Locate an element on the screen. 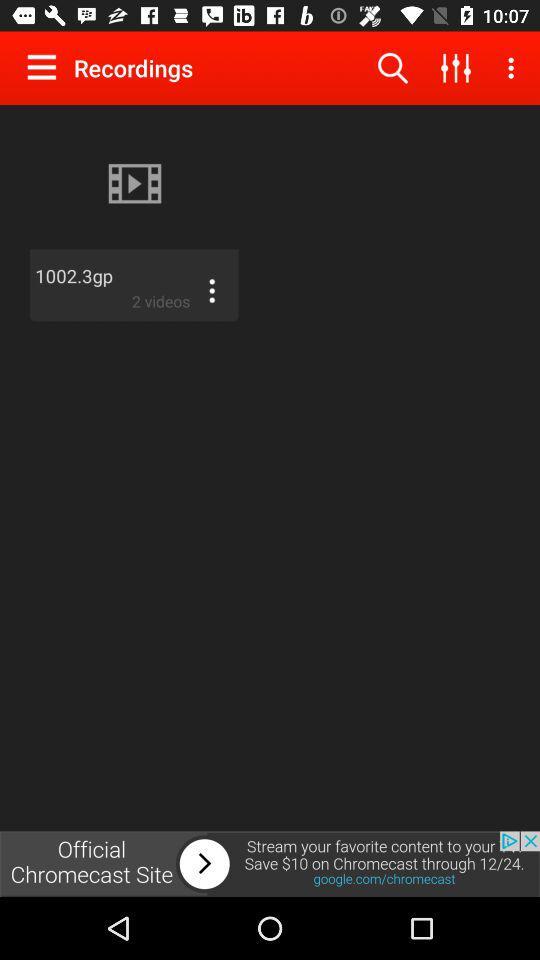 The height and width of the screenshot is (960, 540). open menu is located at coordinates (46, 67).